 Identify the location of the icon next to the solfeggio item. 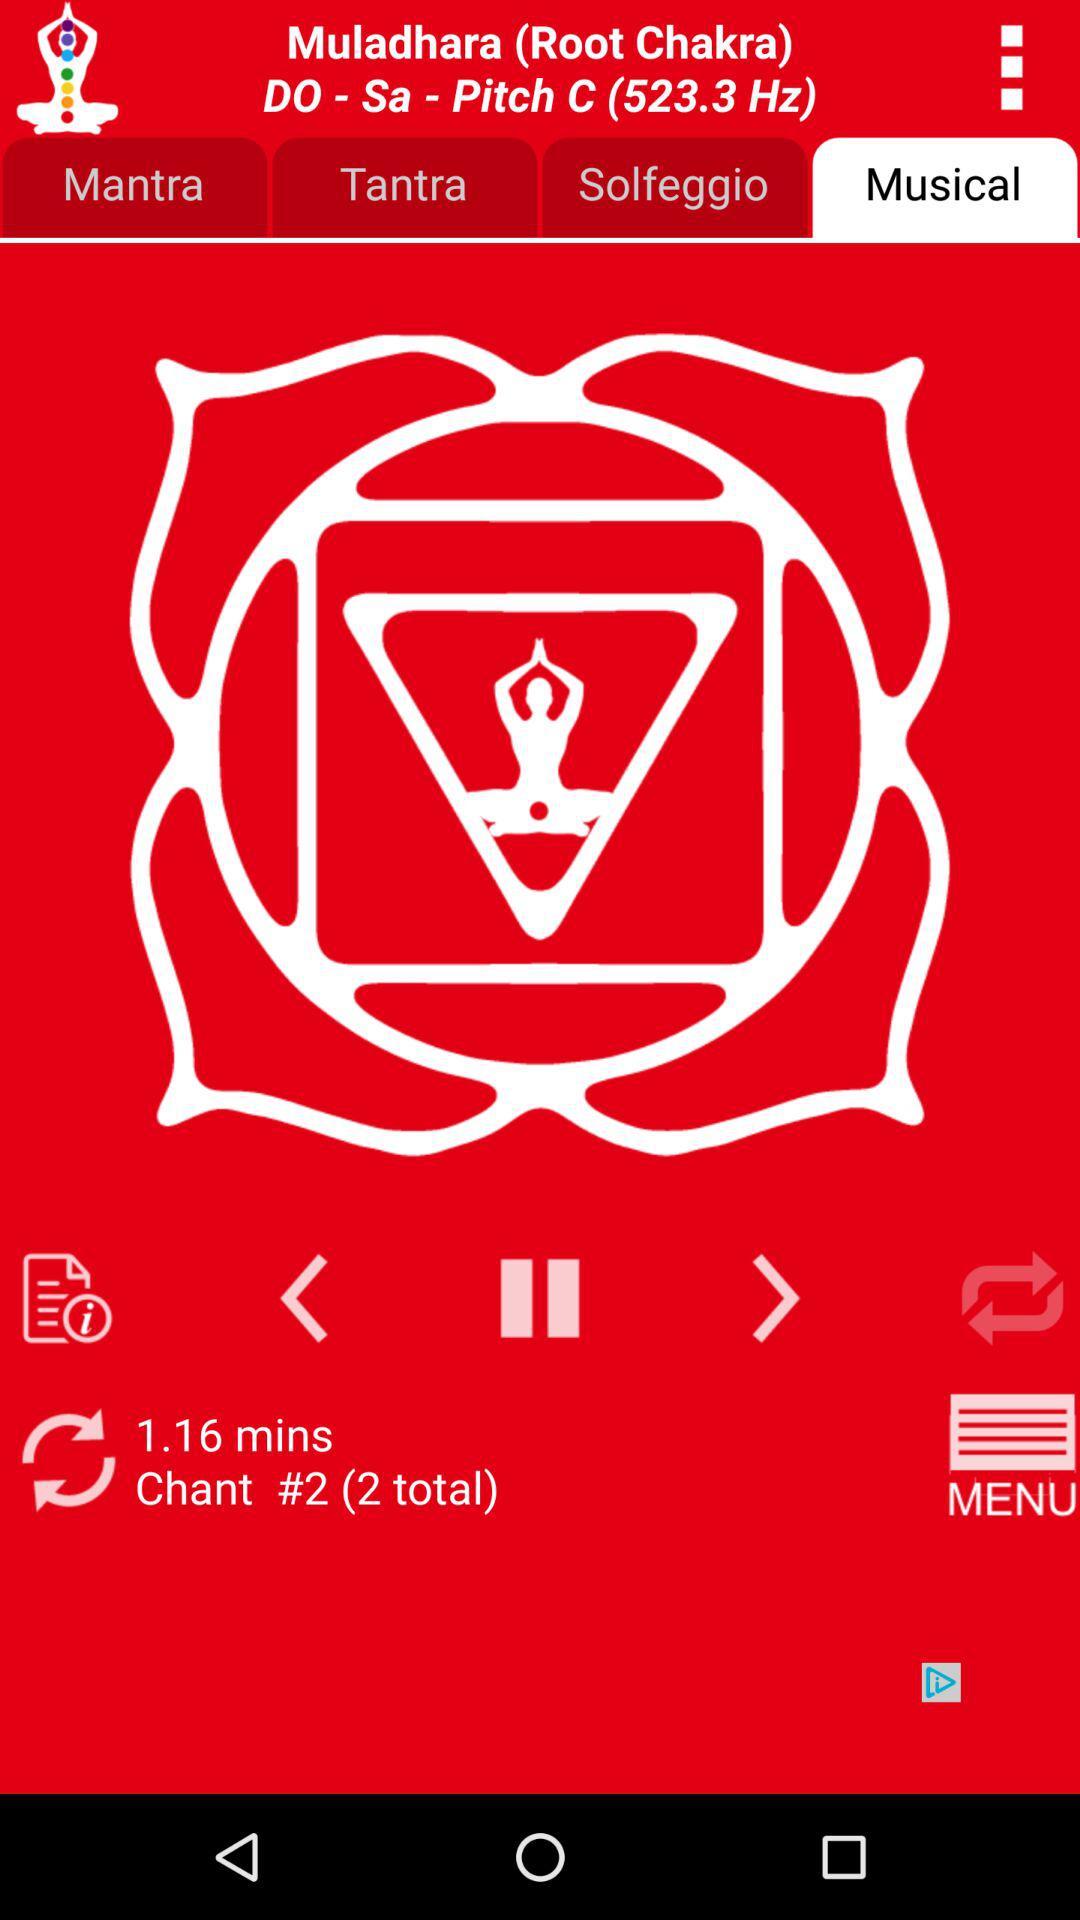
(945, 188).